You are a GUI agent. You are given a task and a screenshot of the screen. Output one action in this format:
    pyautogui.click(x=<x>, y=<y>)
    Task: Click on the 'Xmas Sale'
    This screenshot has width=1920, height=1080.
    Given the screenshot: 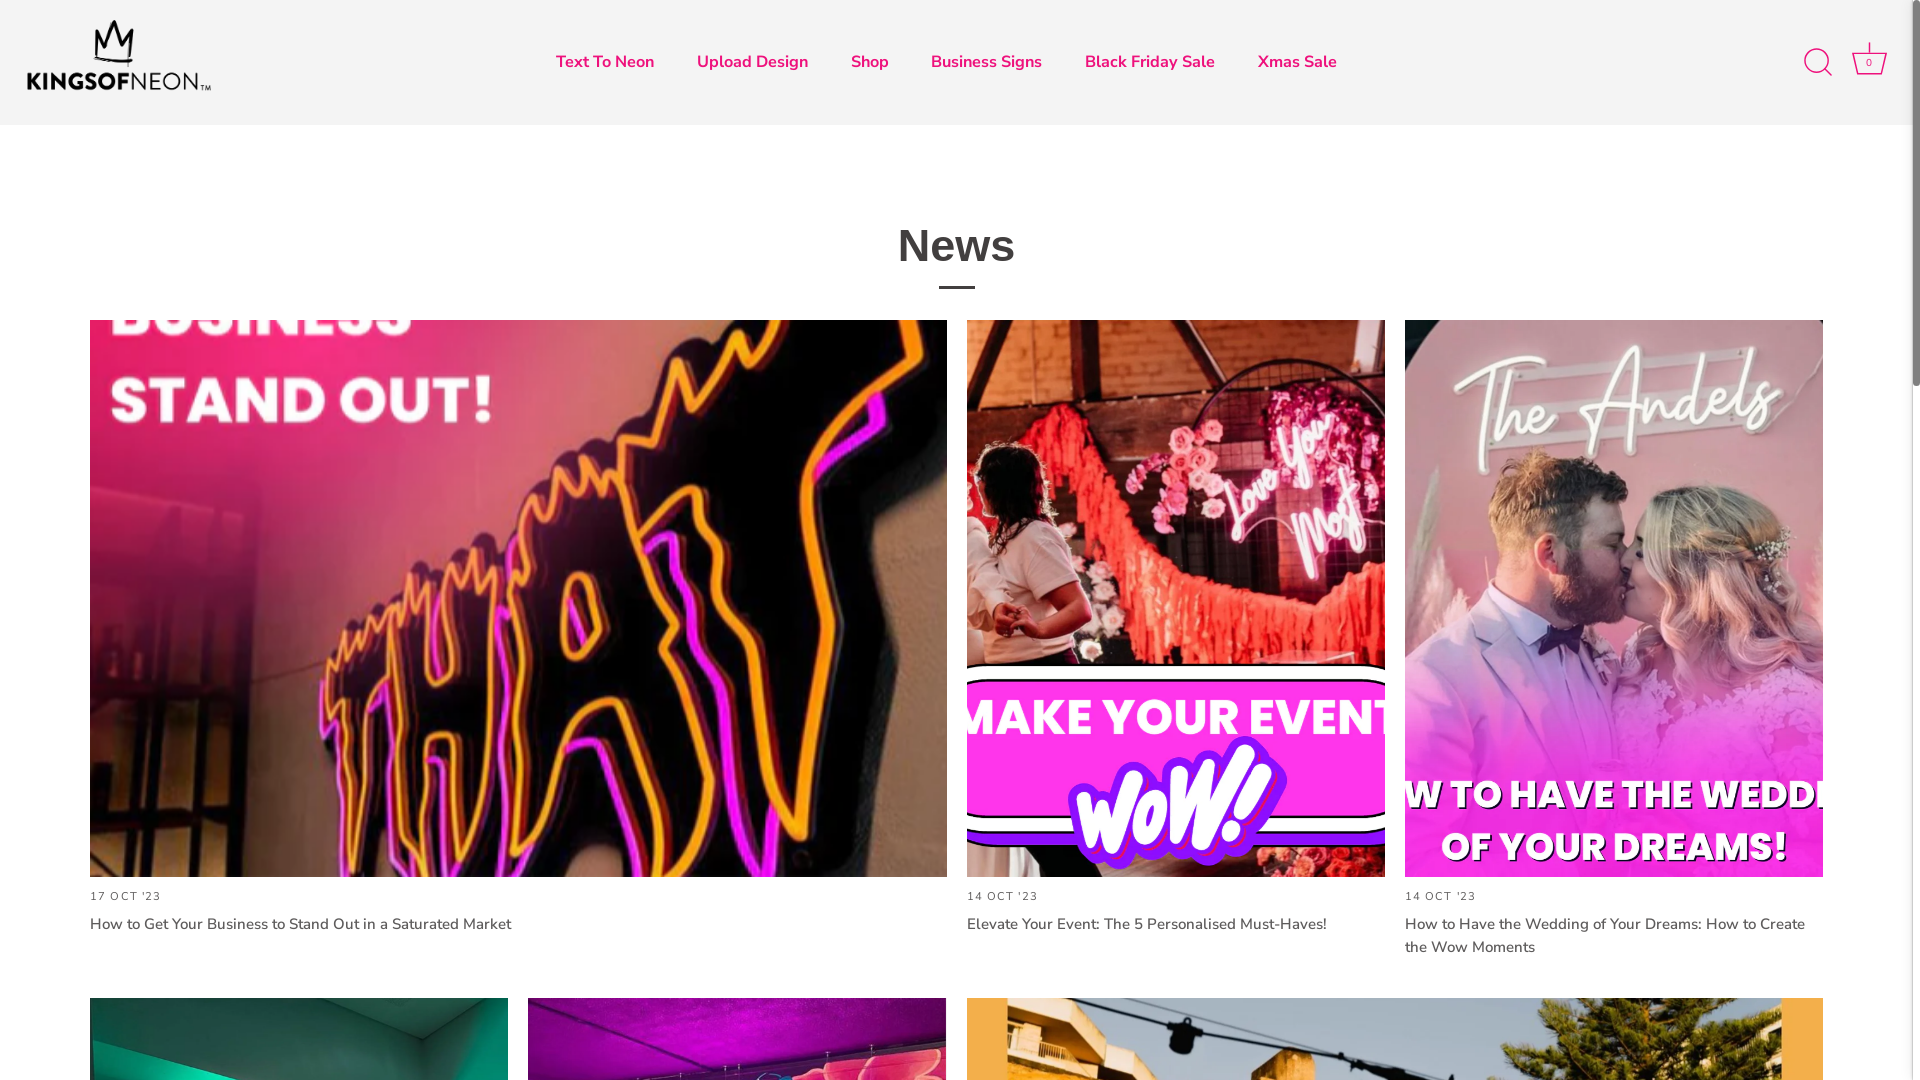 What is the action you would take?
    pyautogui.click(x=1297, y=61)
    